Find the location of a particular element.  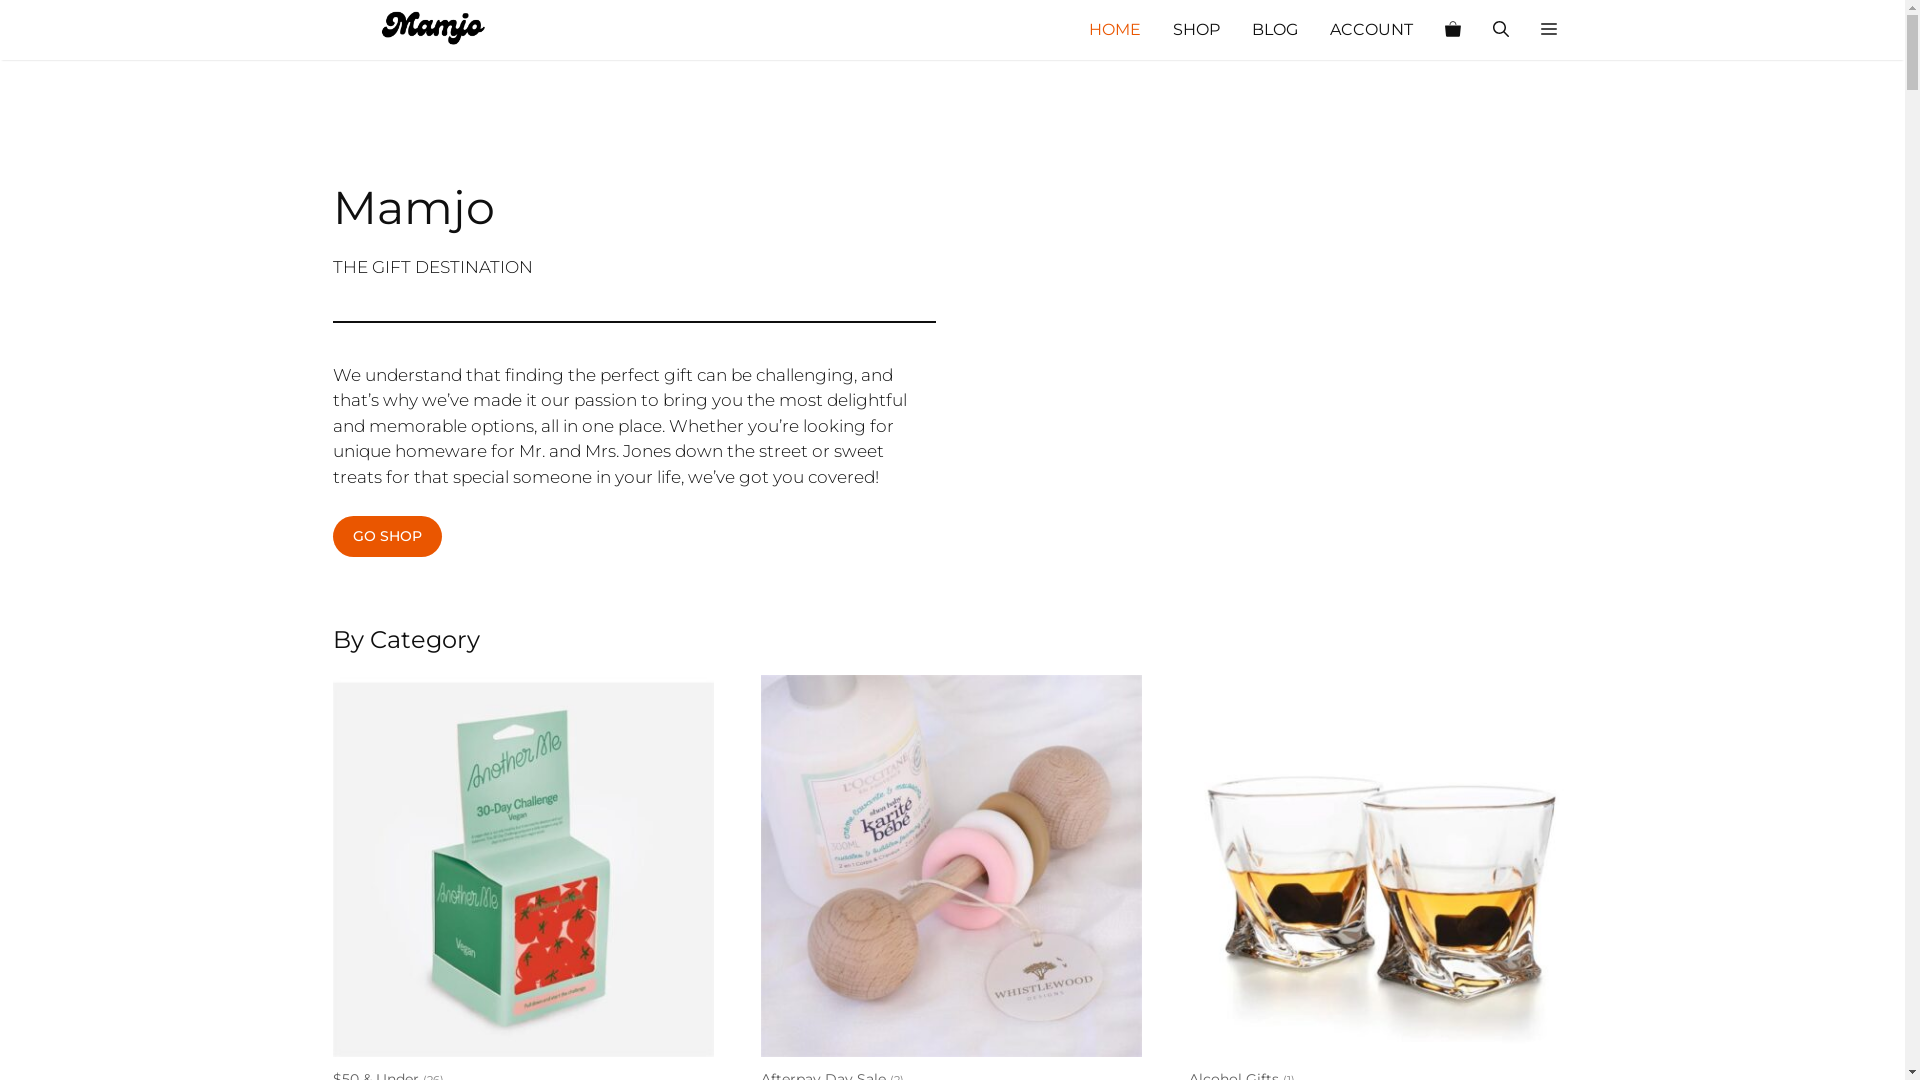

'Mamjo' is located at coordinates (431, 30).